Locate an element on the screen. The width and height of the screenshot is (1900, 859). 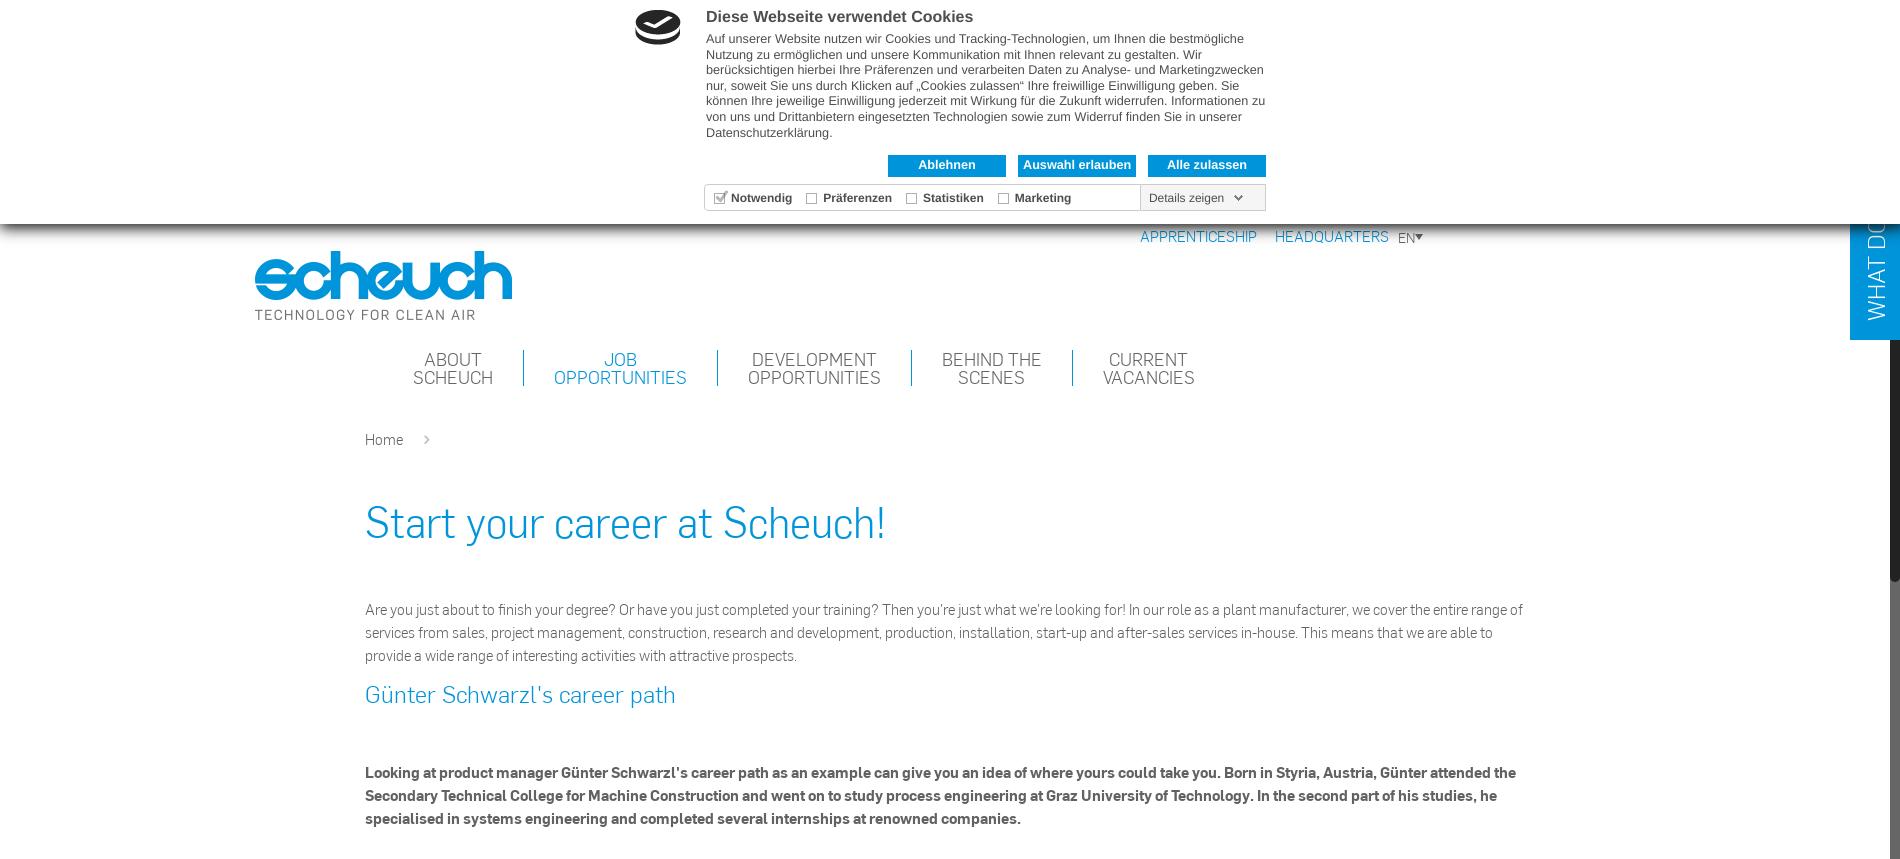
'Home' is located at coordinates (382, 437).